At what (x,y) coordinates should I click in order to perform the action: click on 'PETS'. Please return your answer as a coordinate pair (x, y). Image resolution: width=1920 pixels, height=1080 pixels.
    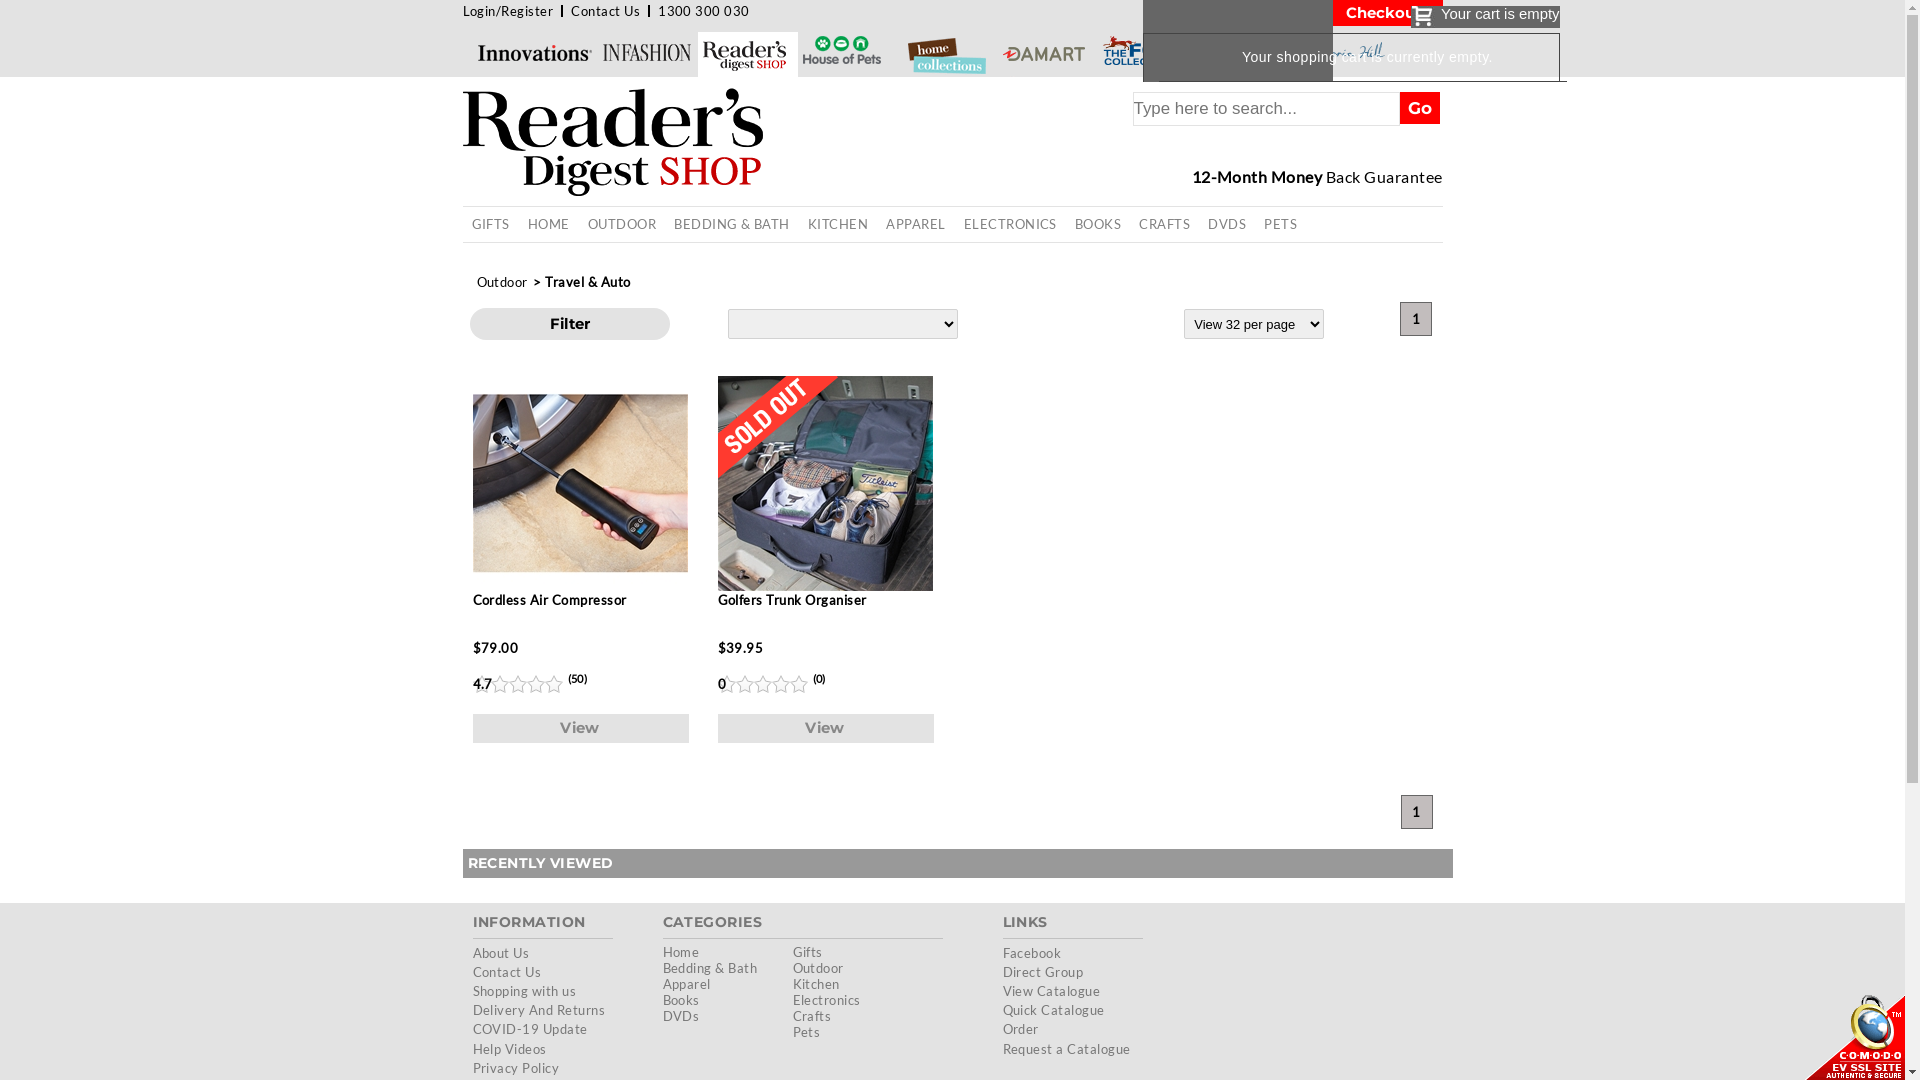
    Looking at the image, I should click on (1253, 224).